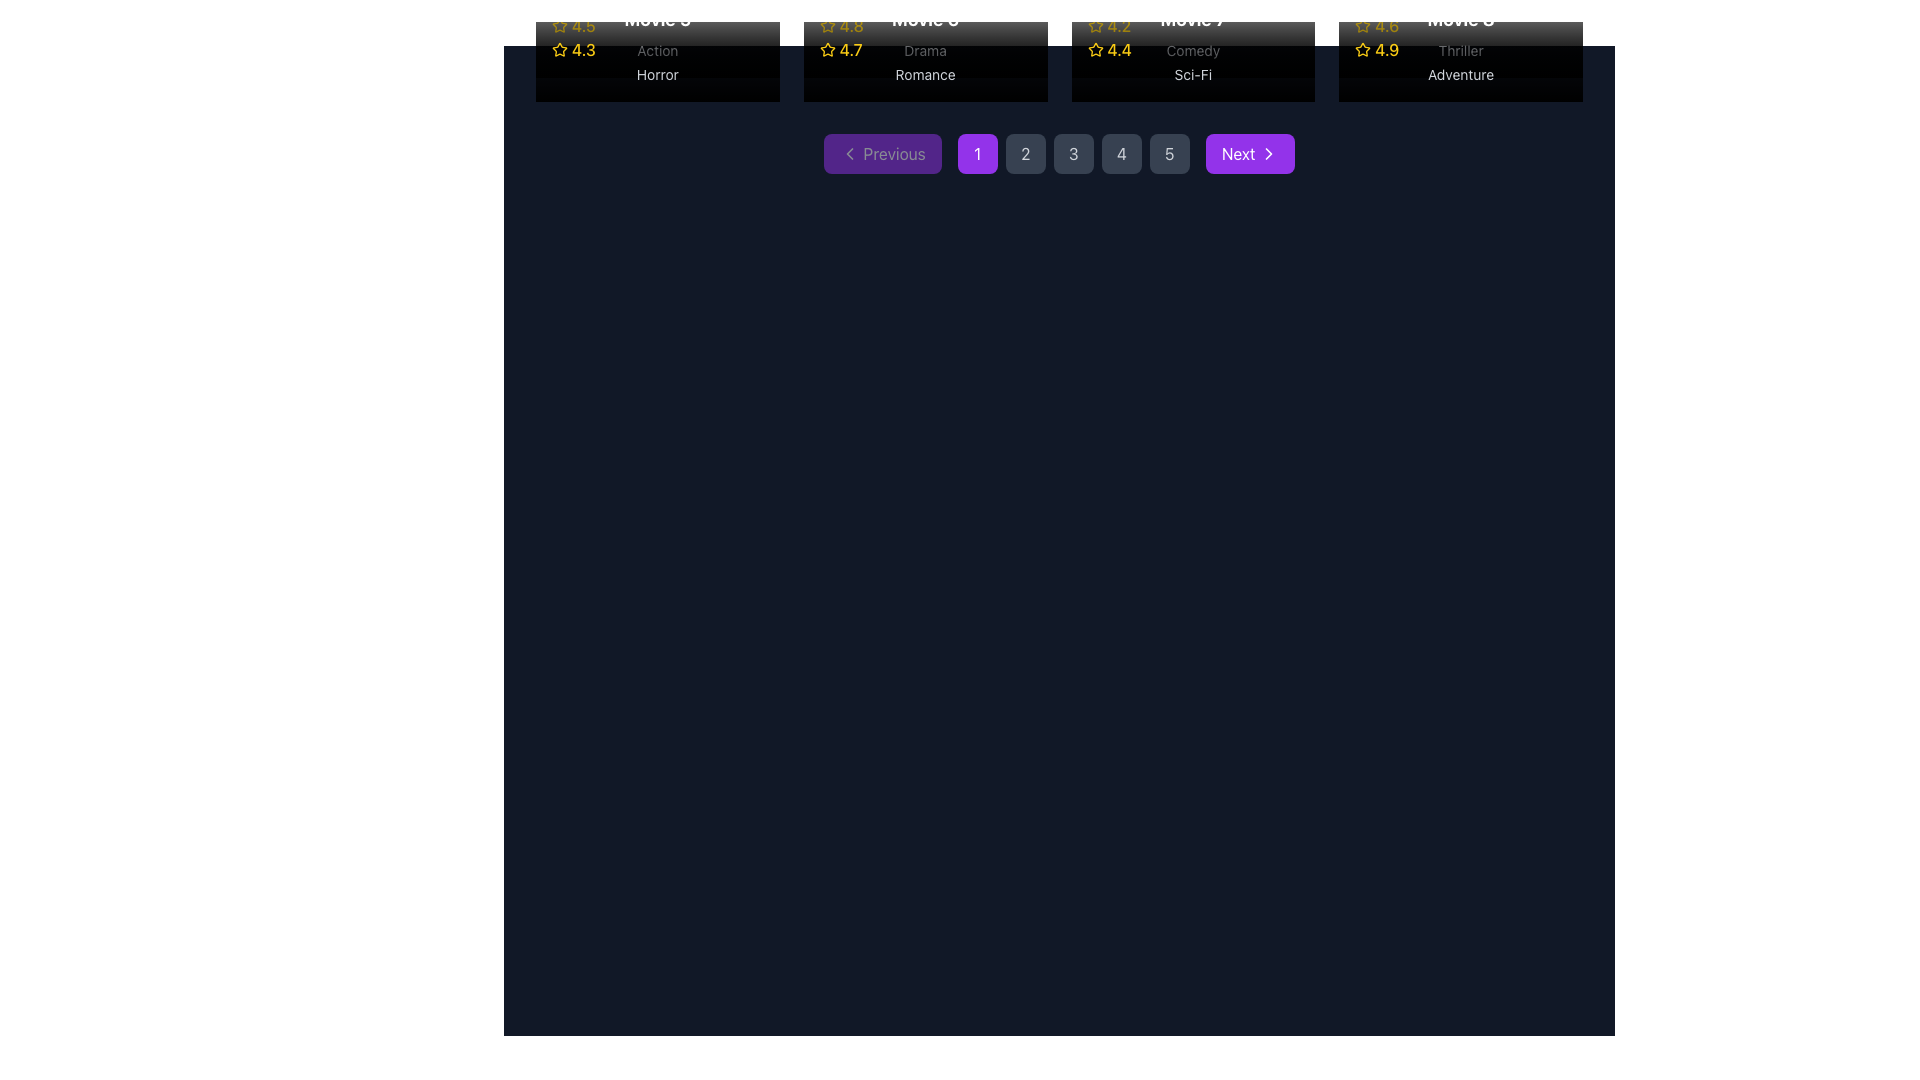  I want to click on the button that navigates to the fifth page in a sequence of numbered buttons, so click(1169, 153).